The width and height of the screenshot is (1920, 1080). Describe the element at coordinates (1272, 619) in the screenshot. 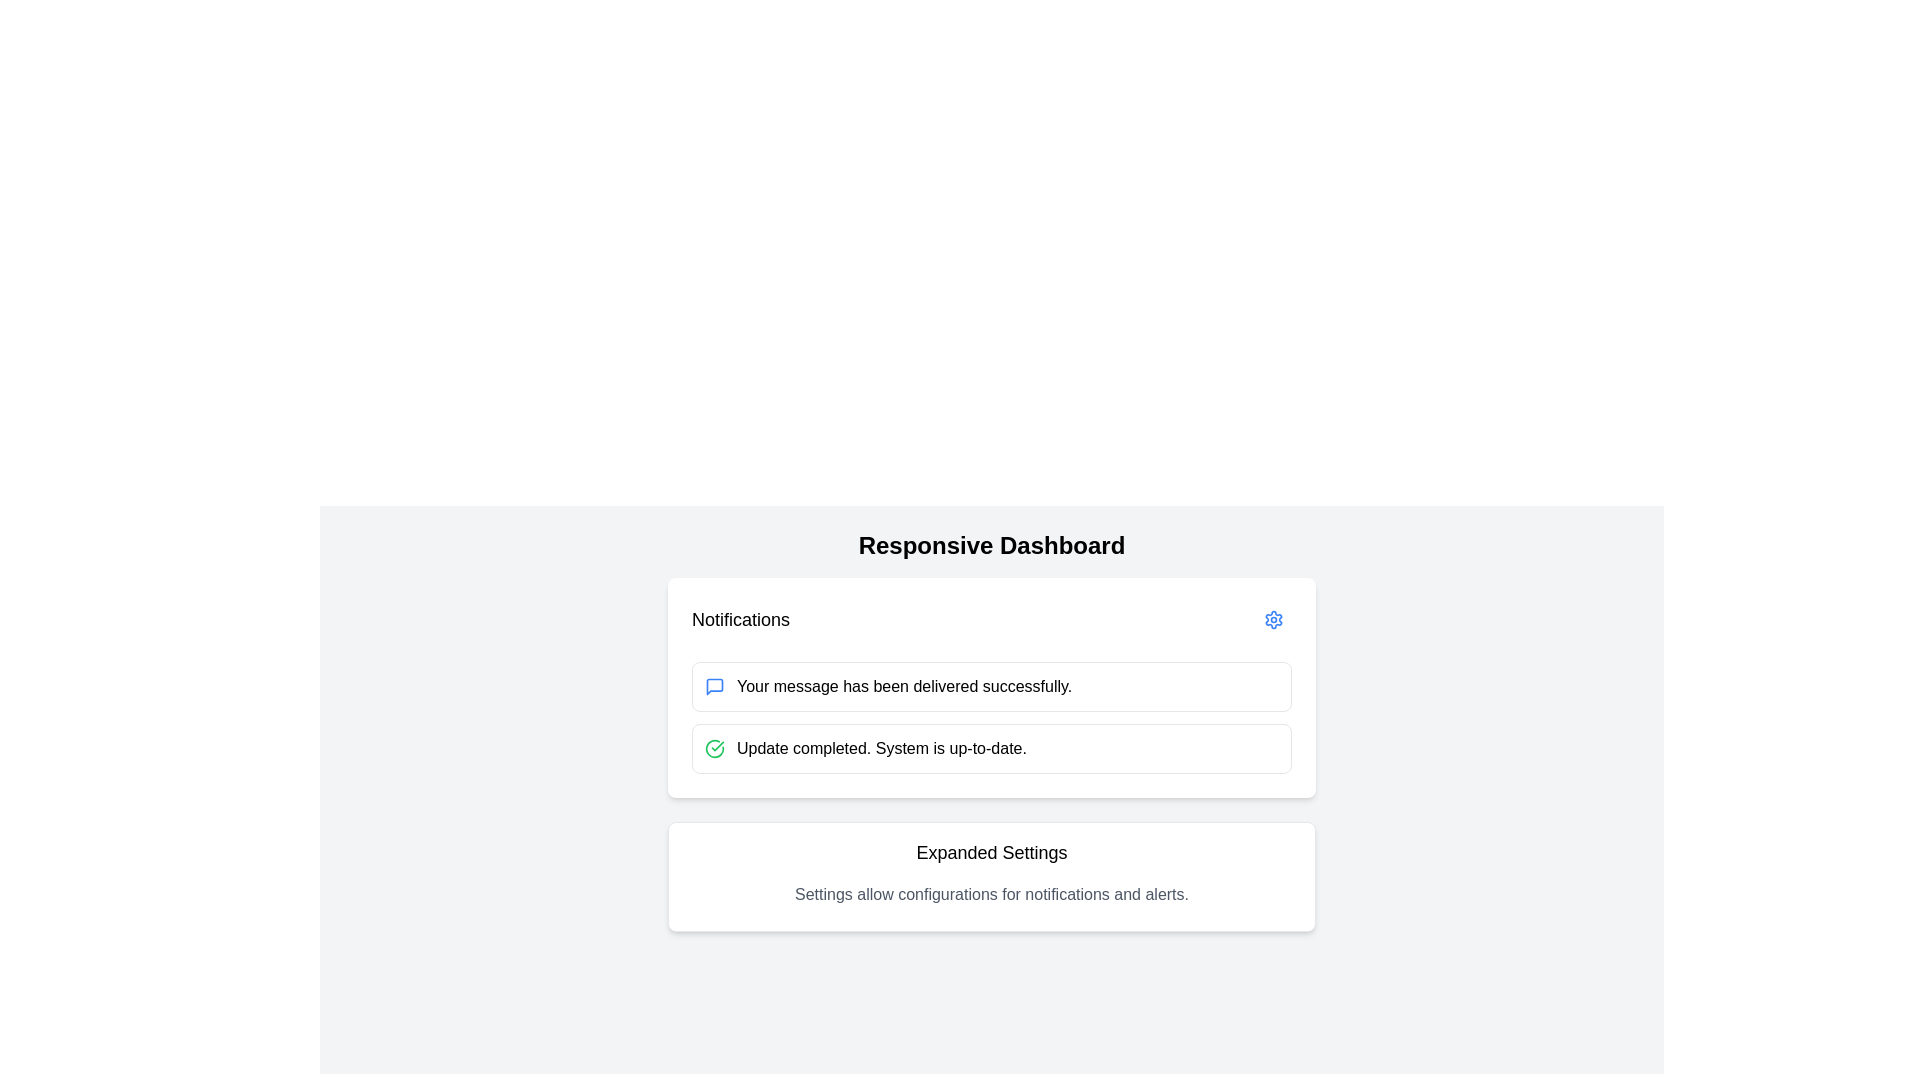

I see `the gear icon button` at that location.